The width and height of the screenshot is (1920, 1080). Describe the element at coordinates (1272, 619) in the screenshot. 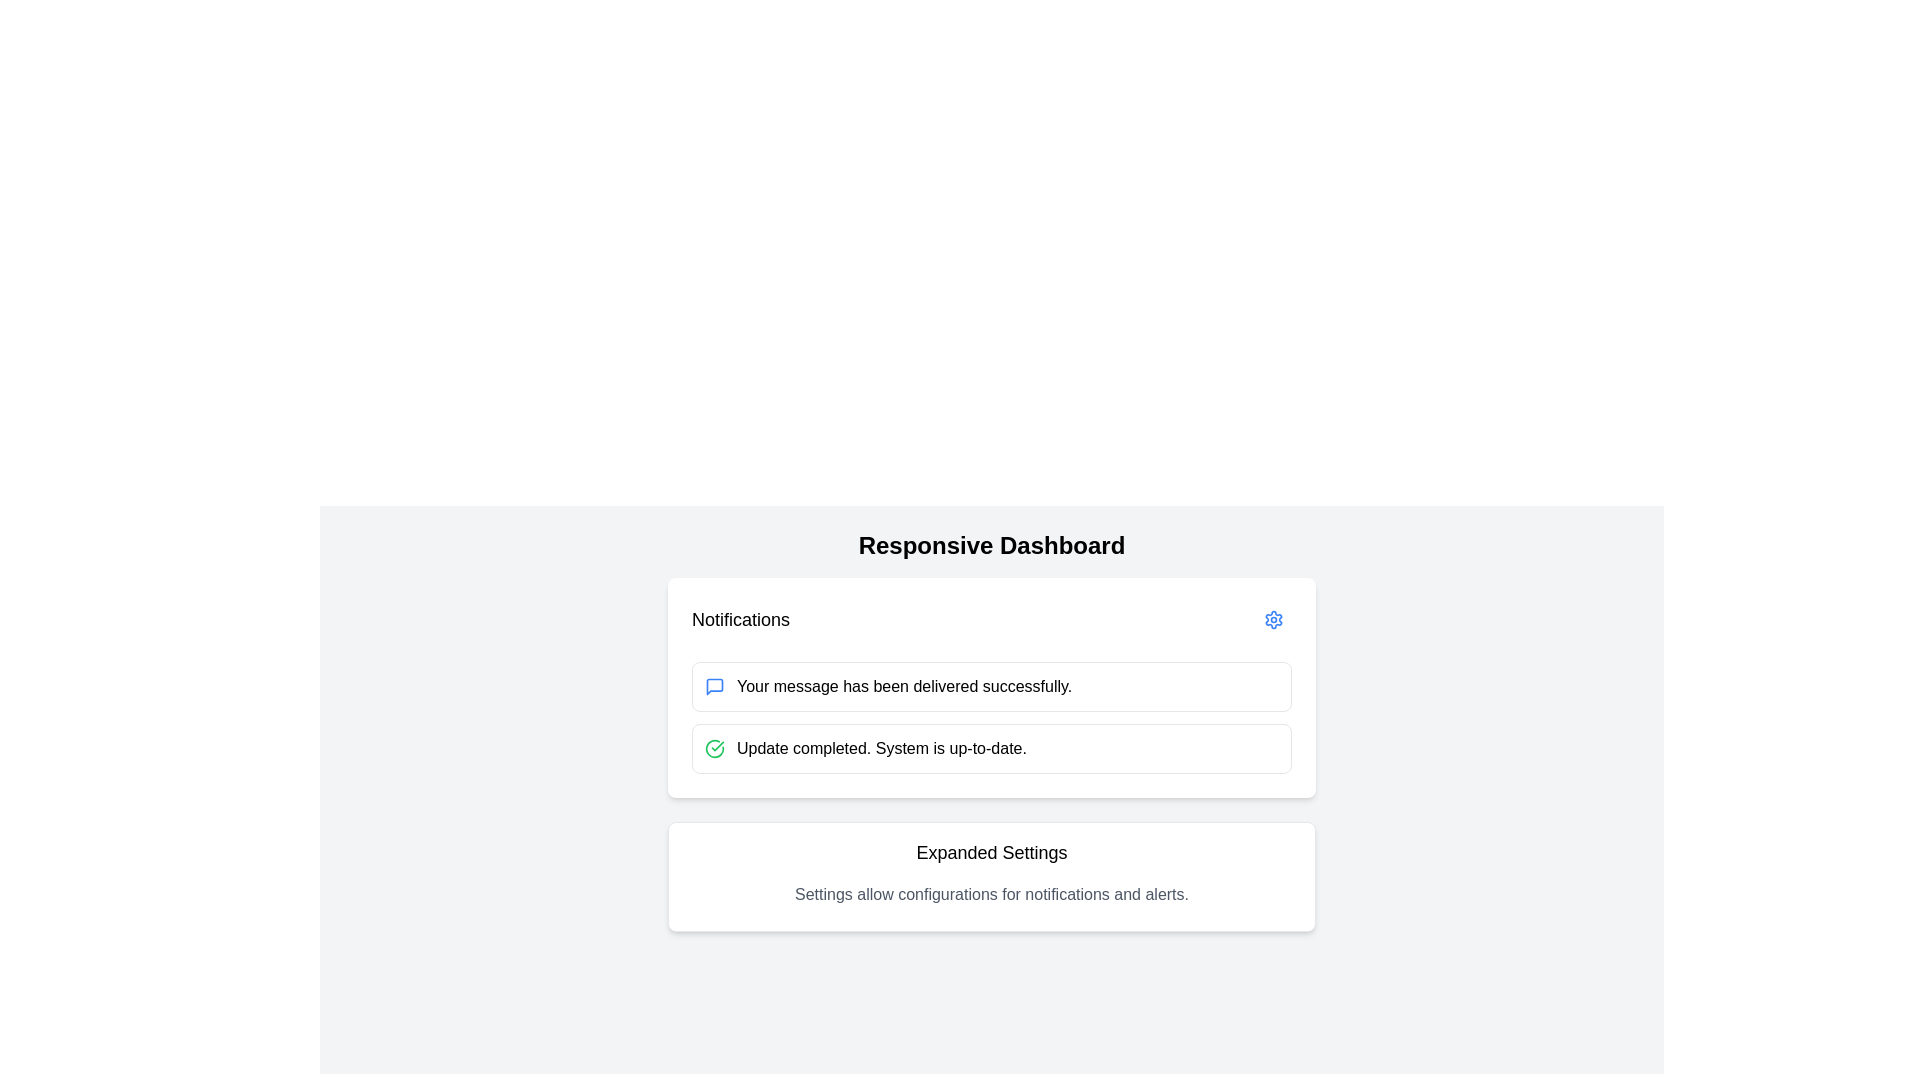

I see `the gear icon button` at that location.